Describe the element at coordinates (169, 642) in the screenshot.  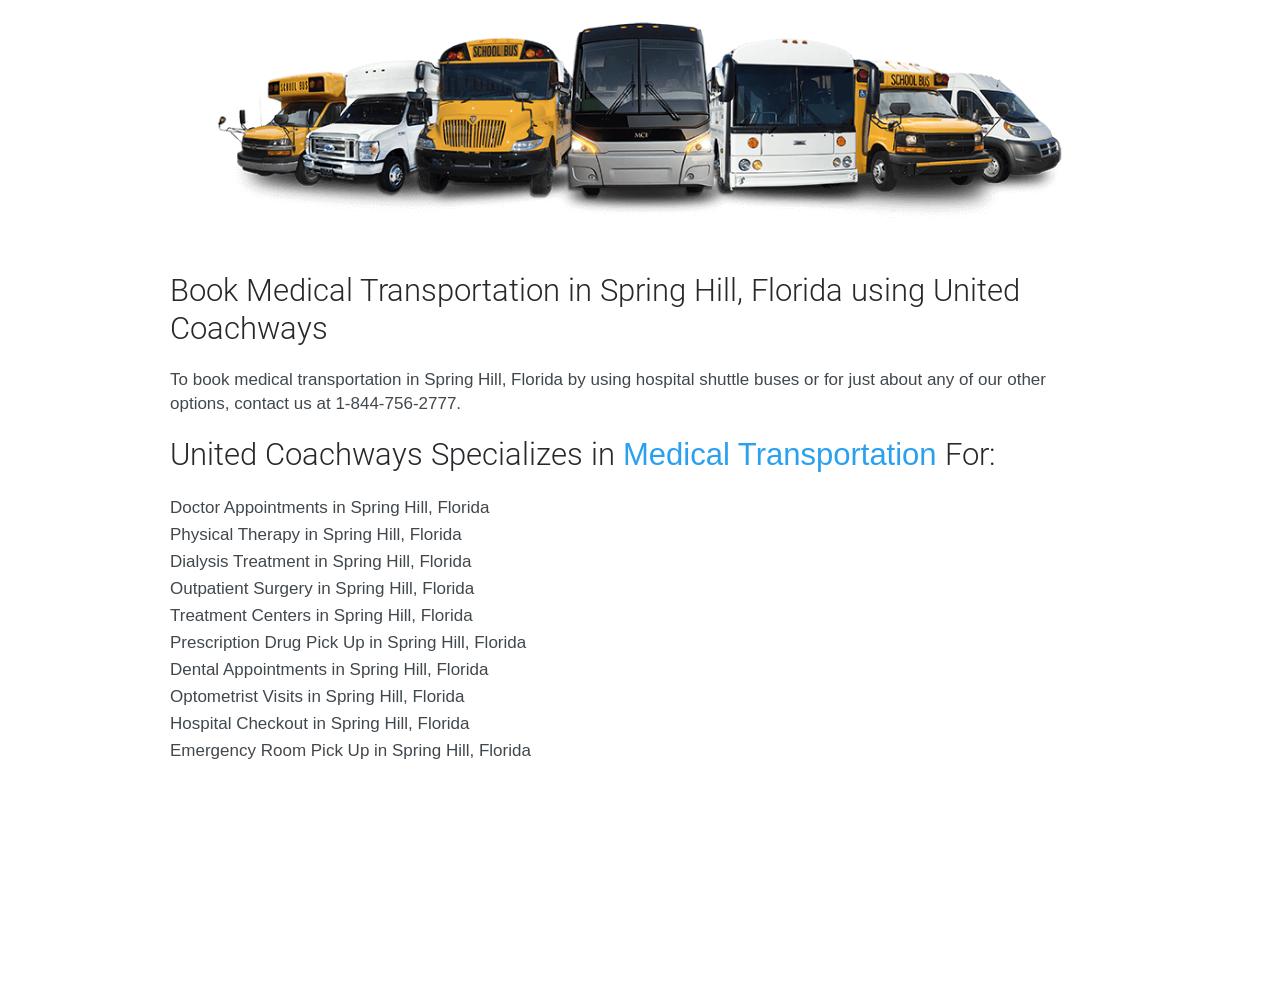
I see `'Prescription Drug Pick Up in Spring Hill, Florida'` at that location.